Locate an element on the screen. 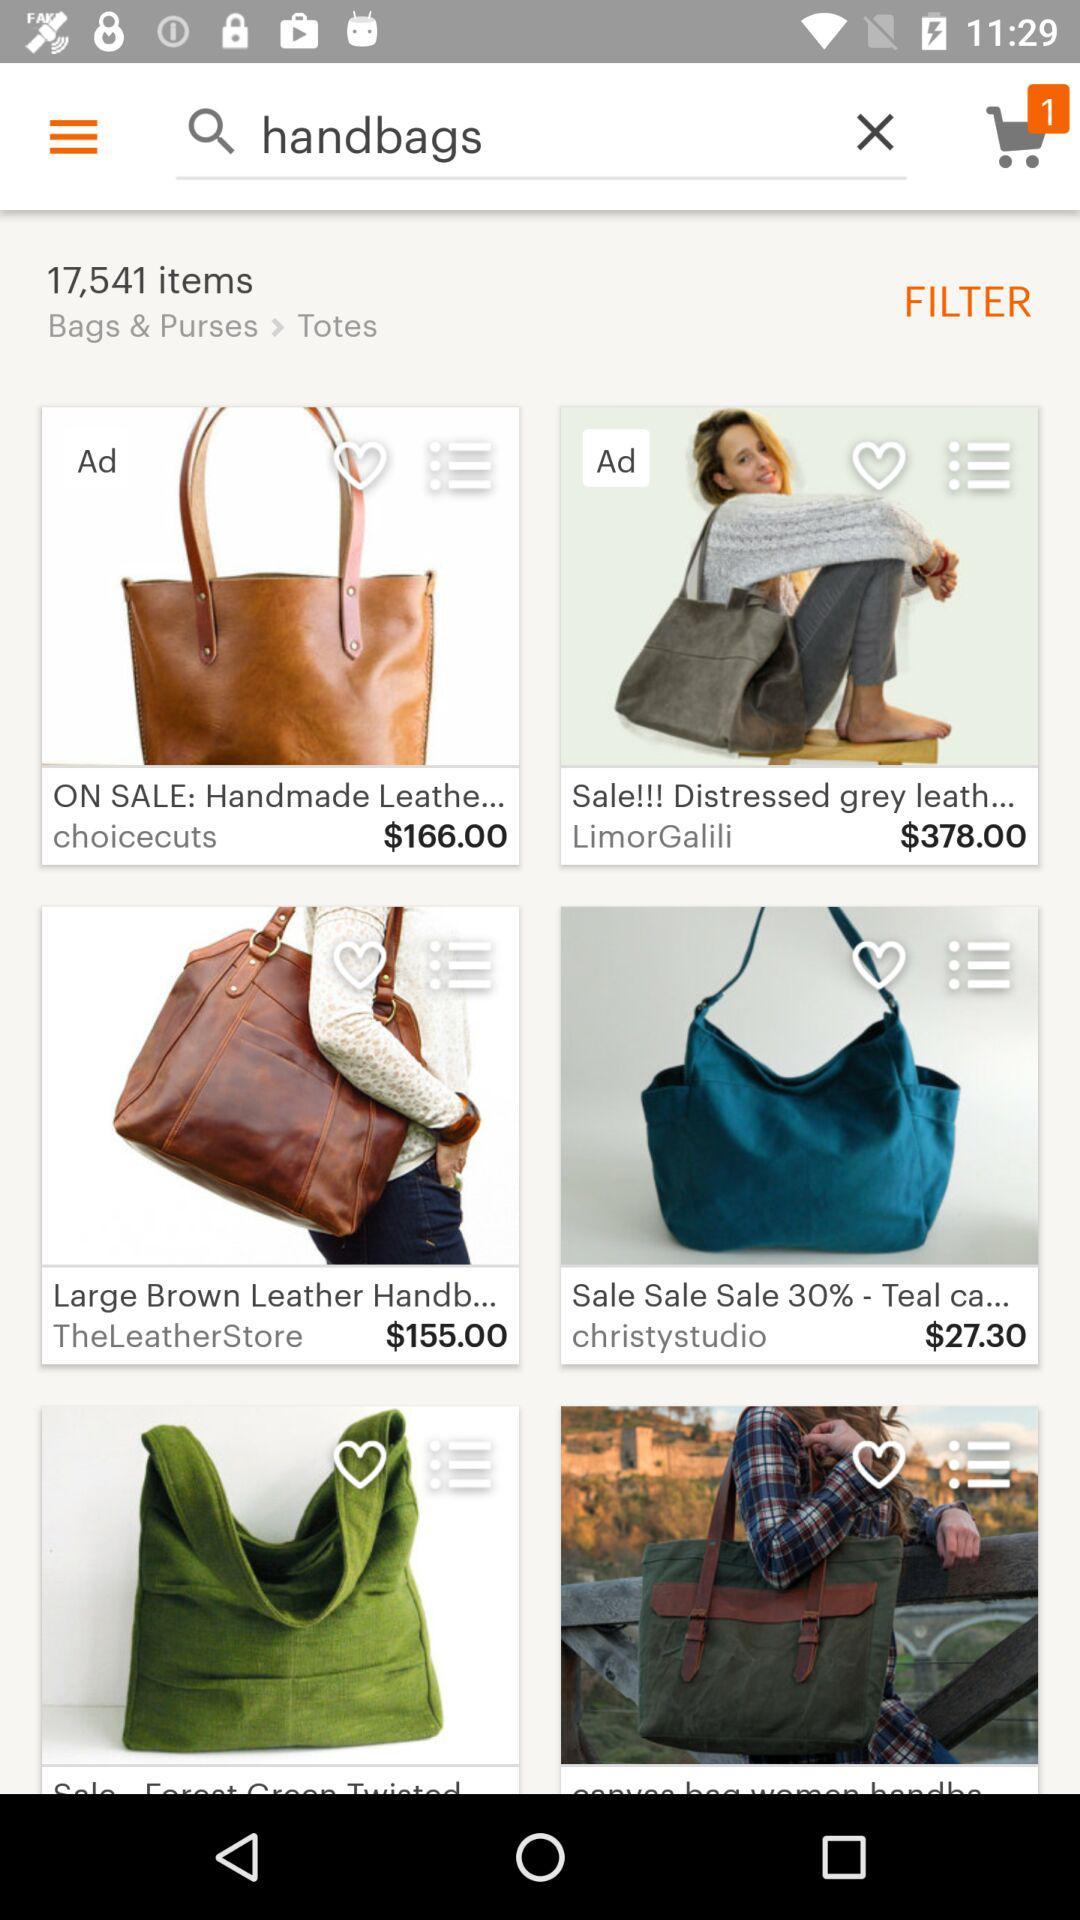 The width and height of the screenshot is (1080, 1920). the icon to the right of the 17,541 items icon is located at coordinates (959, 297).